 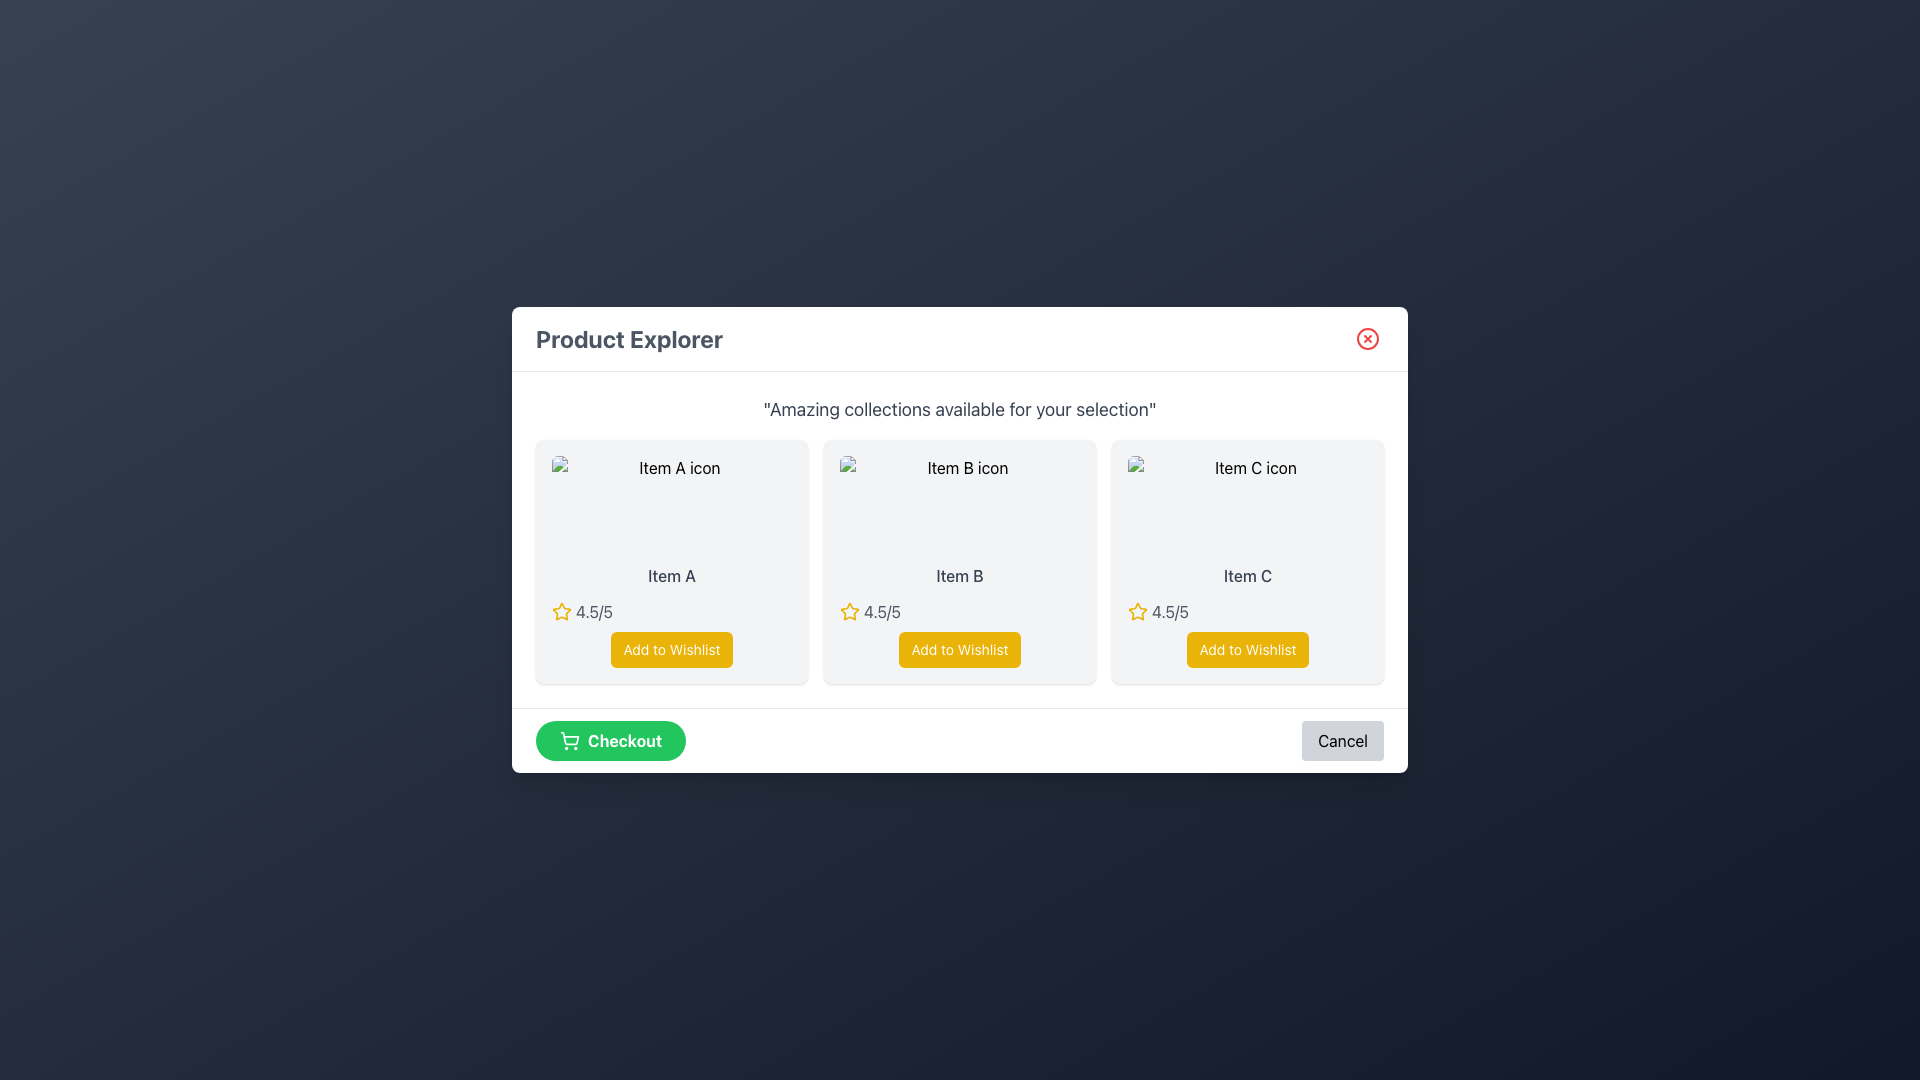 I want to click on the red circular button with an 'X' icon located in the top-right corner of the dialog box, so click(x=1367, y=338).